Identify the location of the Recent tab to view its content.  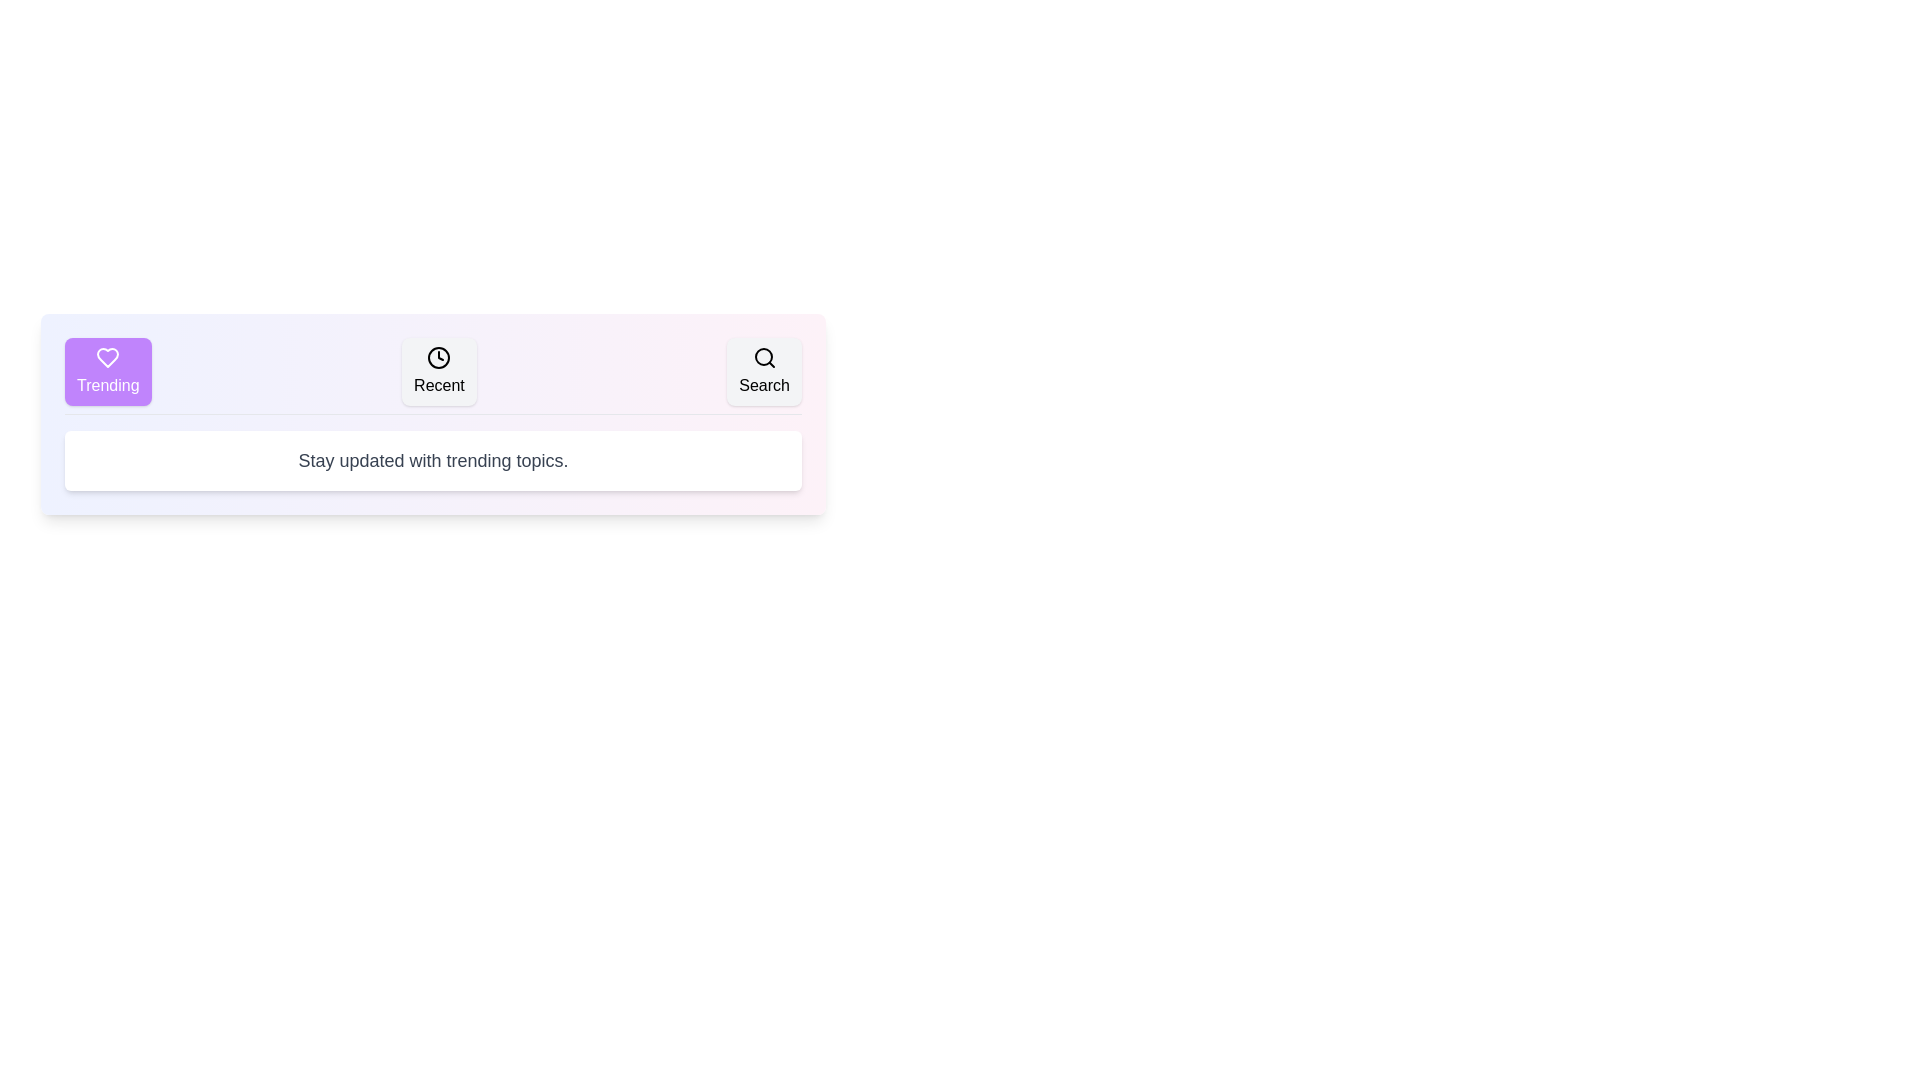
(437, 371).